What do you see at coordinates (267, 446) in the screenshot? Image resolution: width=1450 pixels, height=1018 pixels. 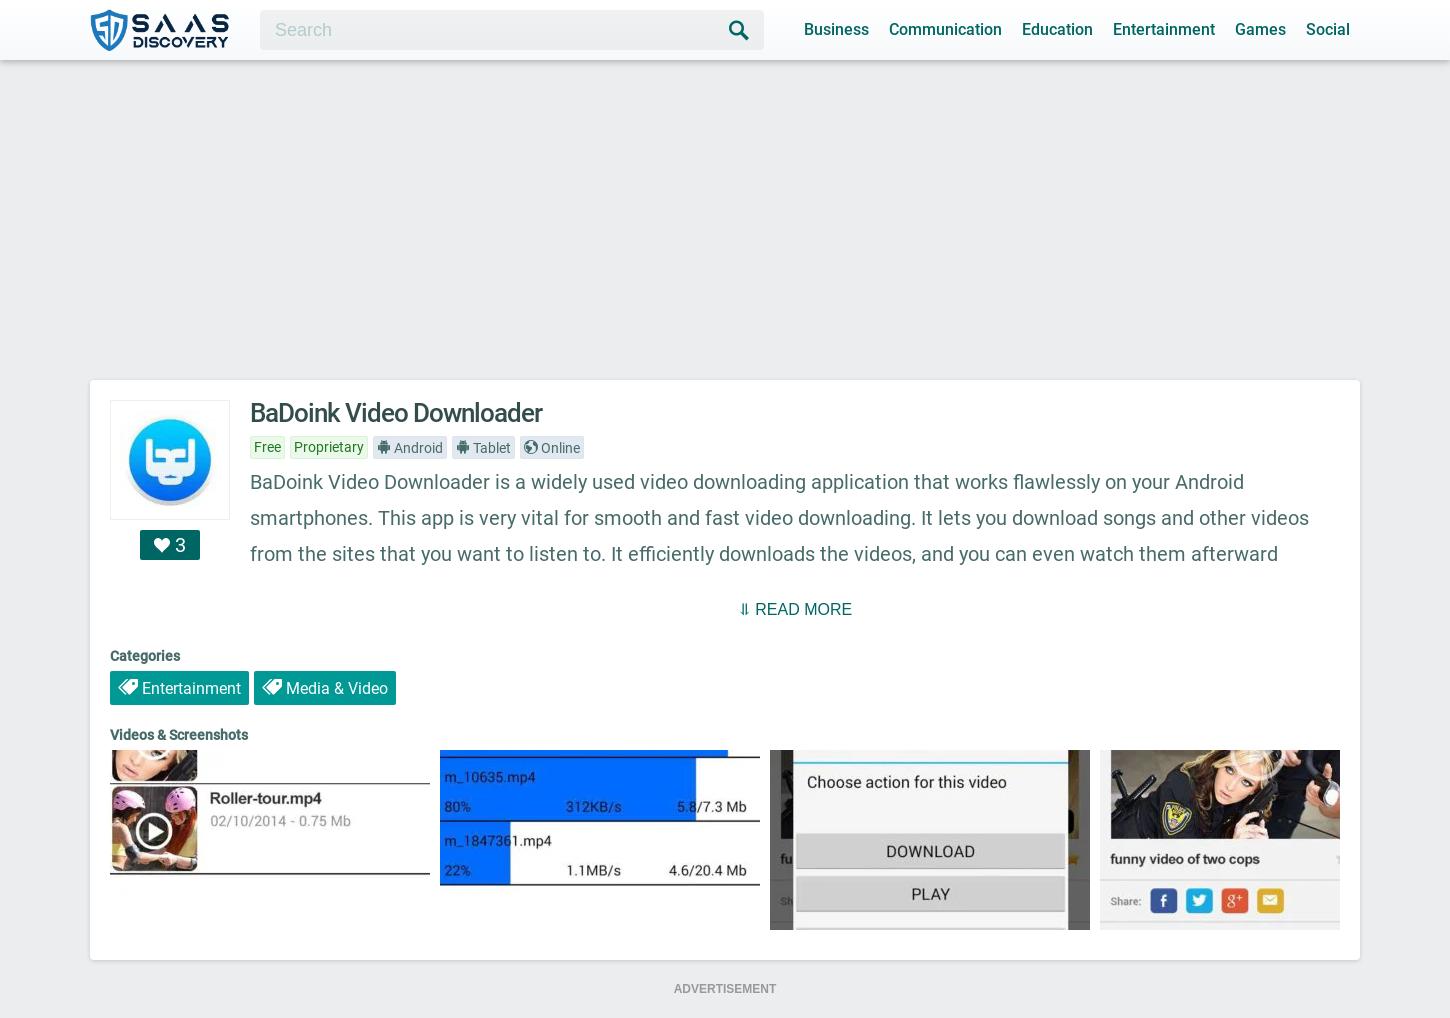 I see `'Free'` at bounding box center [267, 446].